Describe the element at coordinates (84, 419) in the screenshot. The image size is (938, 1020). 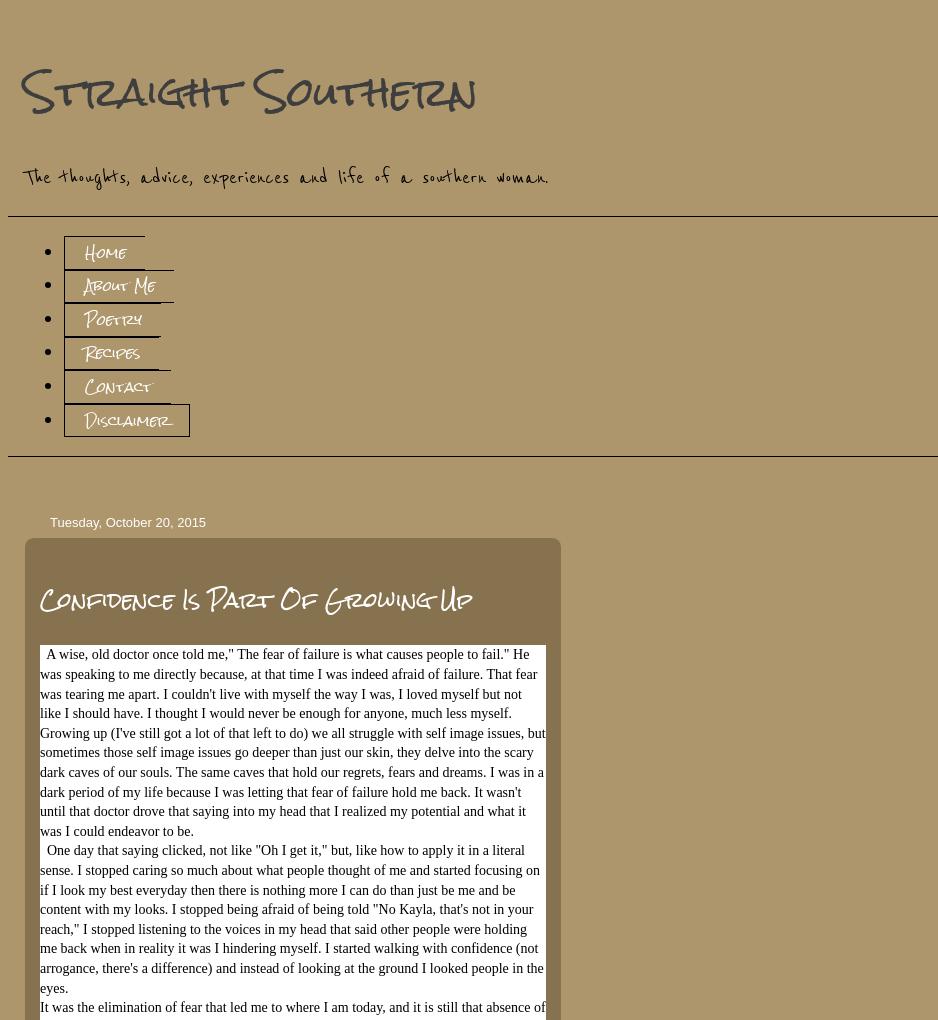
I see `'Disclaimer'` at that location.